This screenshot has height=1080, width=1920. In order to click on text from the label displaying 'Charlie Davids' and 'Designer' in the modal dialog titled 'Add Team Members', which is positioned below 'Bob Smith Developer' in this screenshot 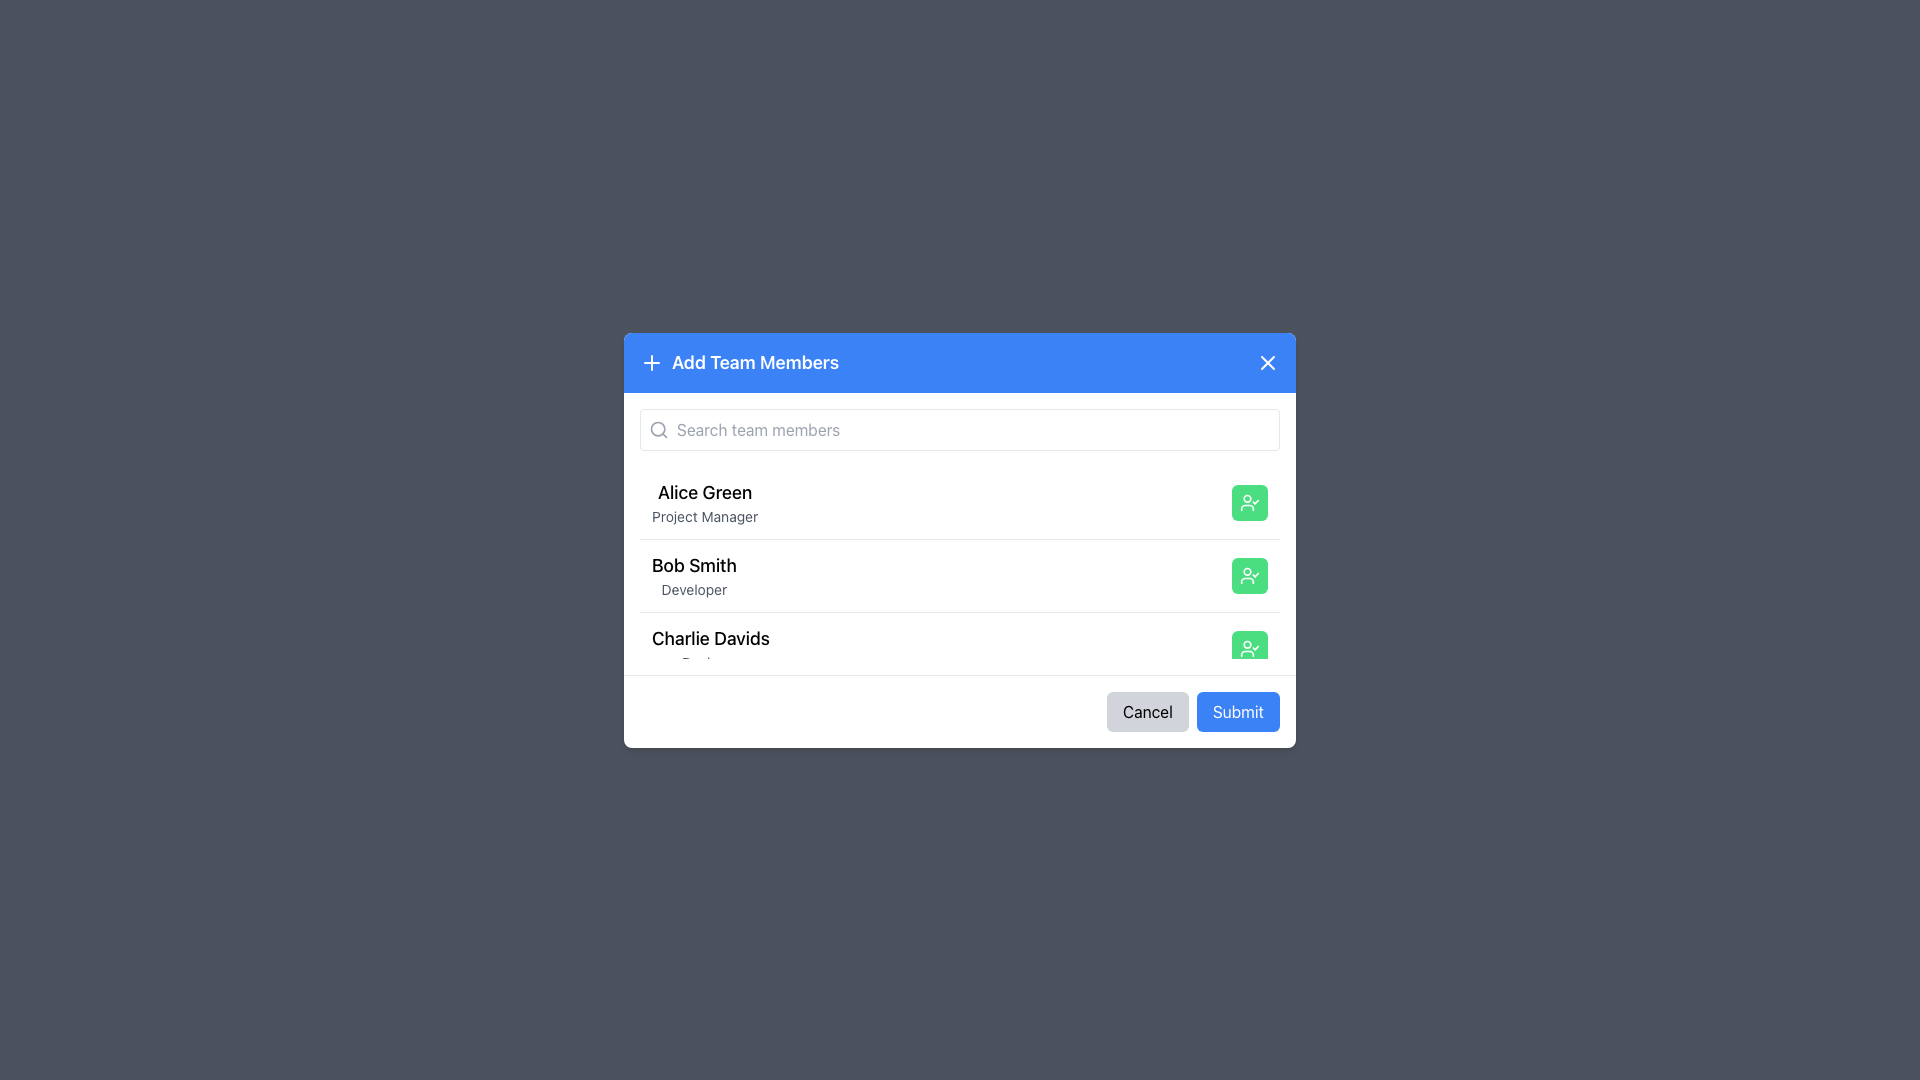, I will do `click(710, 648)`.